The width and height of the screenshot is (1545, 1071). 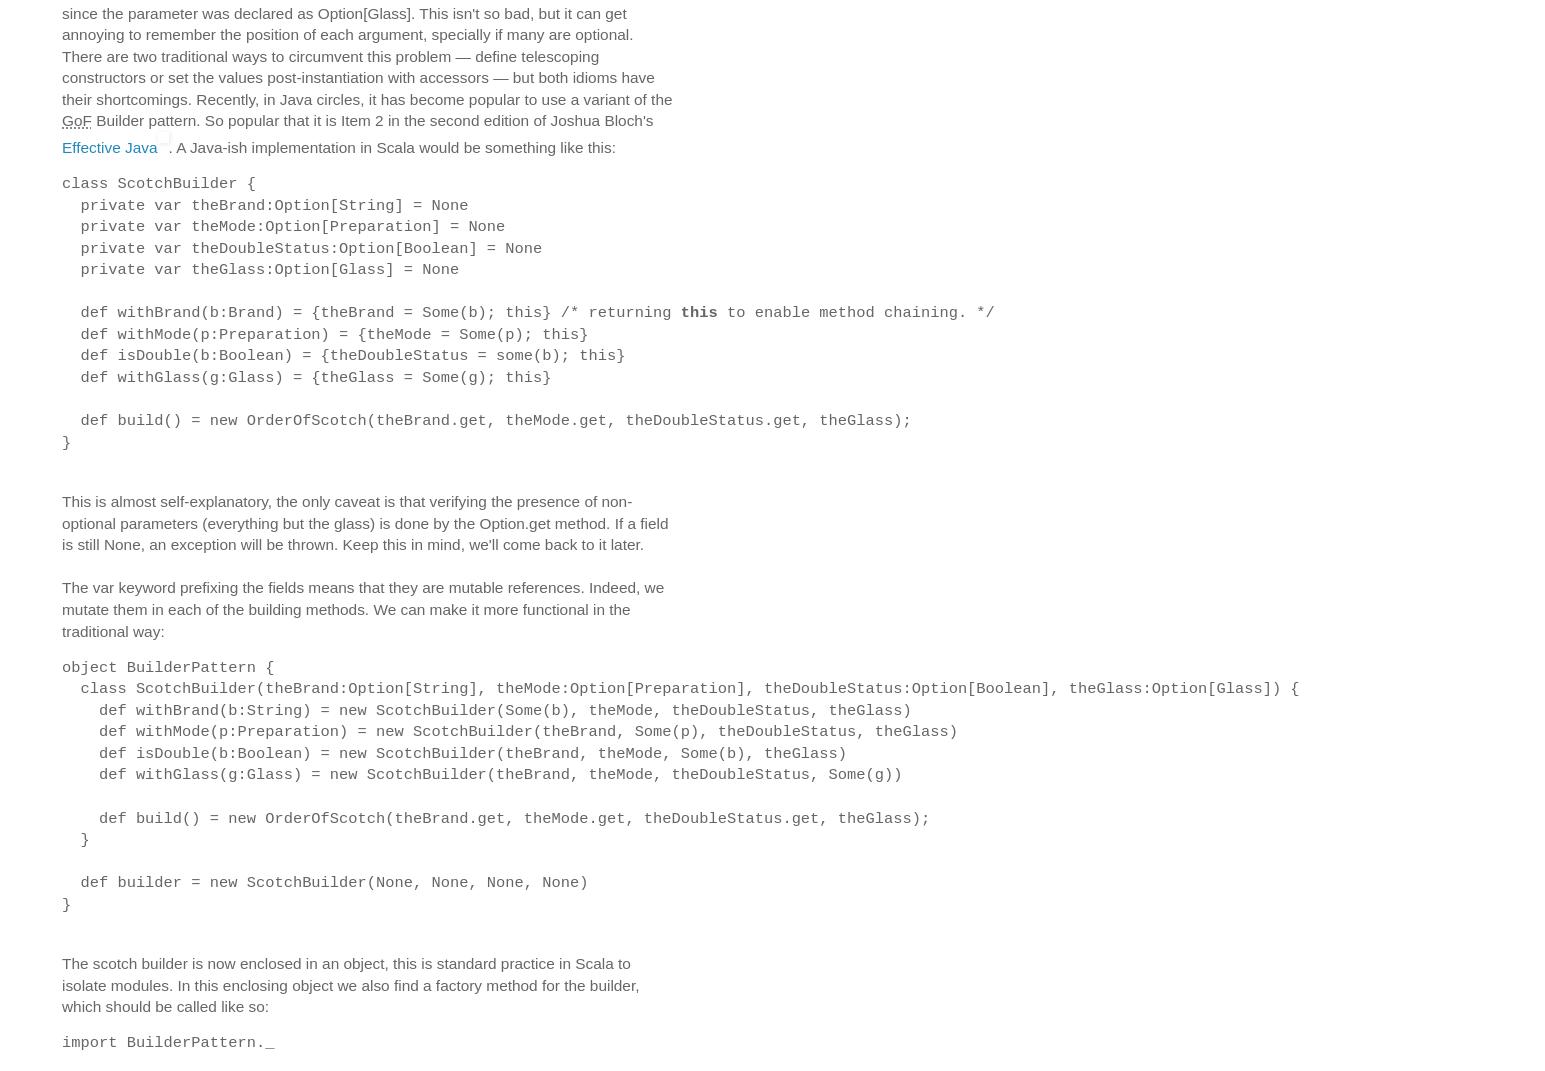 What do you see at coordinates (60, 333) in the screenshot?
I see `'def withMode(p:Preparation) = {theMode = Some(p); this}'` at bounding box center [60, 333].